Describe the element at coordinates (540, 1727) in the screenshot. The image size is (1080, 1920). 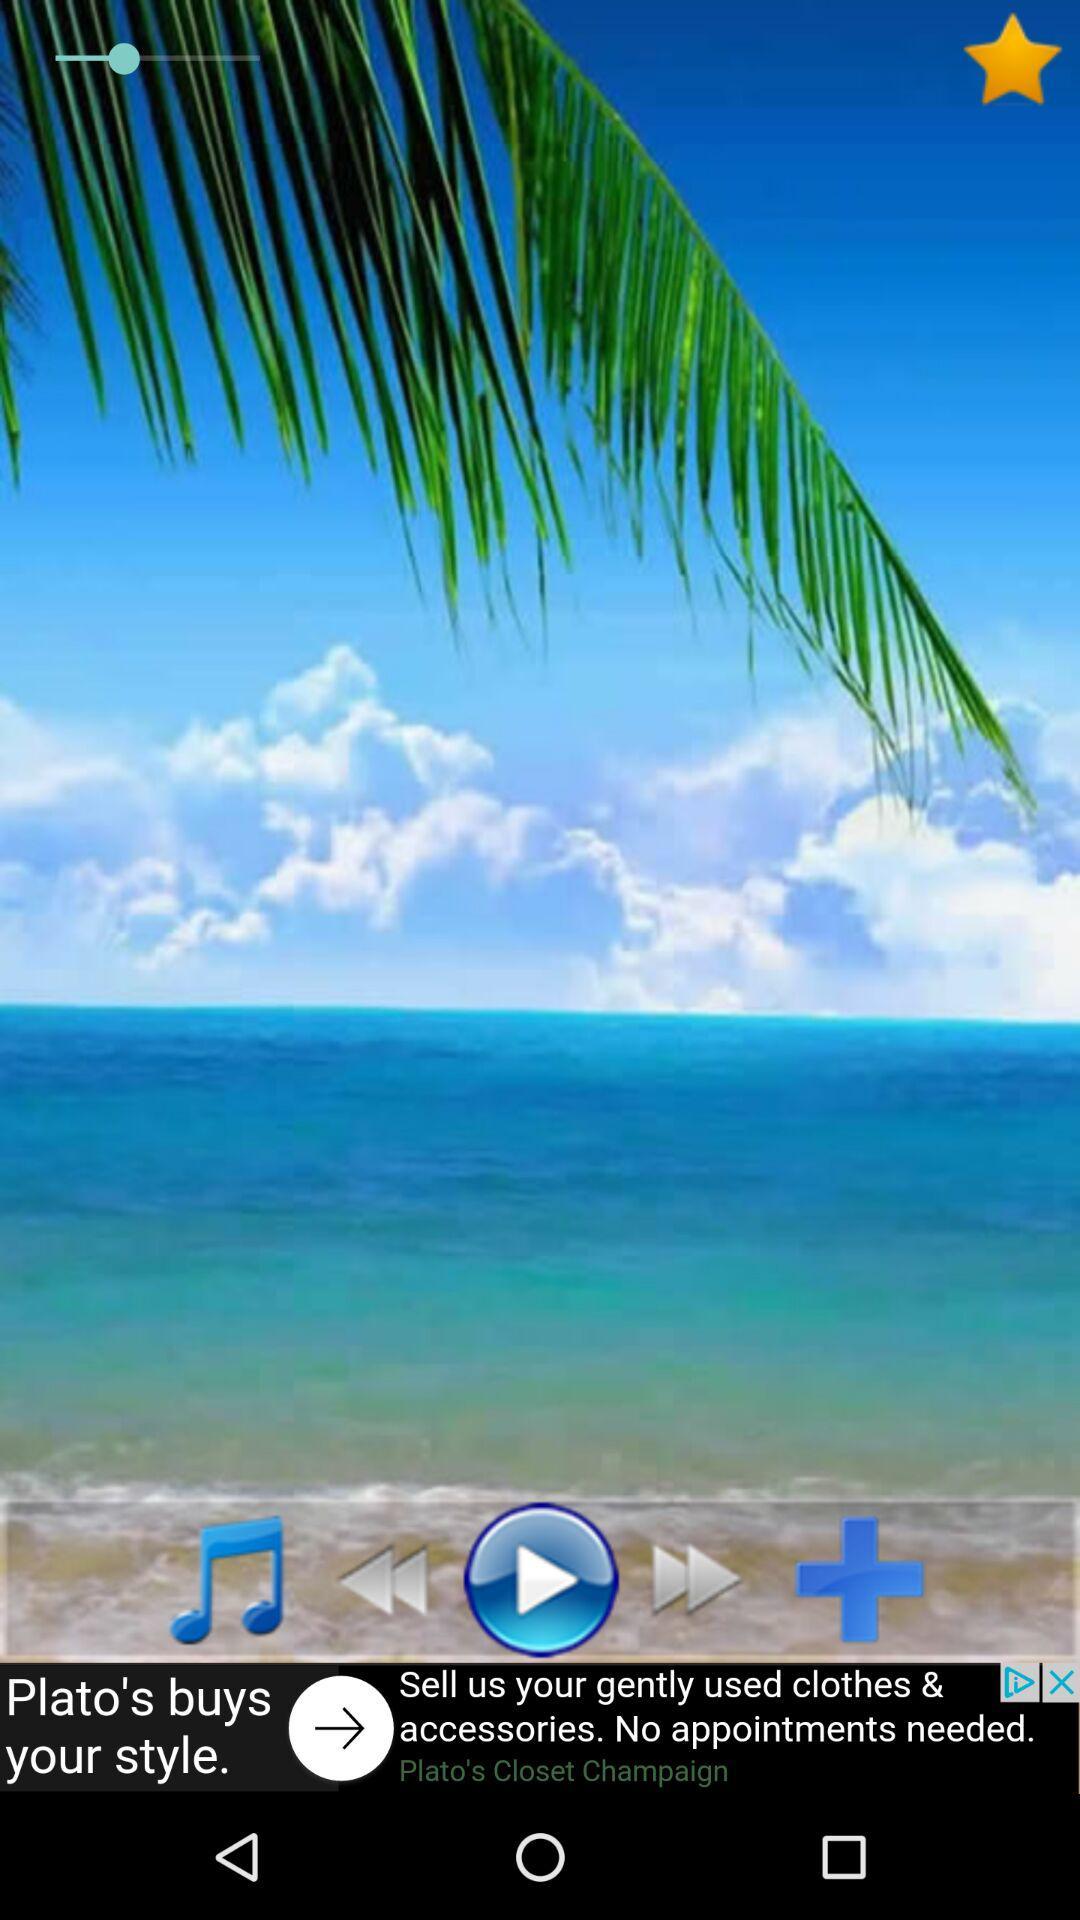
I see `the advertisement` at that location.